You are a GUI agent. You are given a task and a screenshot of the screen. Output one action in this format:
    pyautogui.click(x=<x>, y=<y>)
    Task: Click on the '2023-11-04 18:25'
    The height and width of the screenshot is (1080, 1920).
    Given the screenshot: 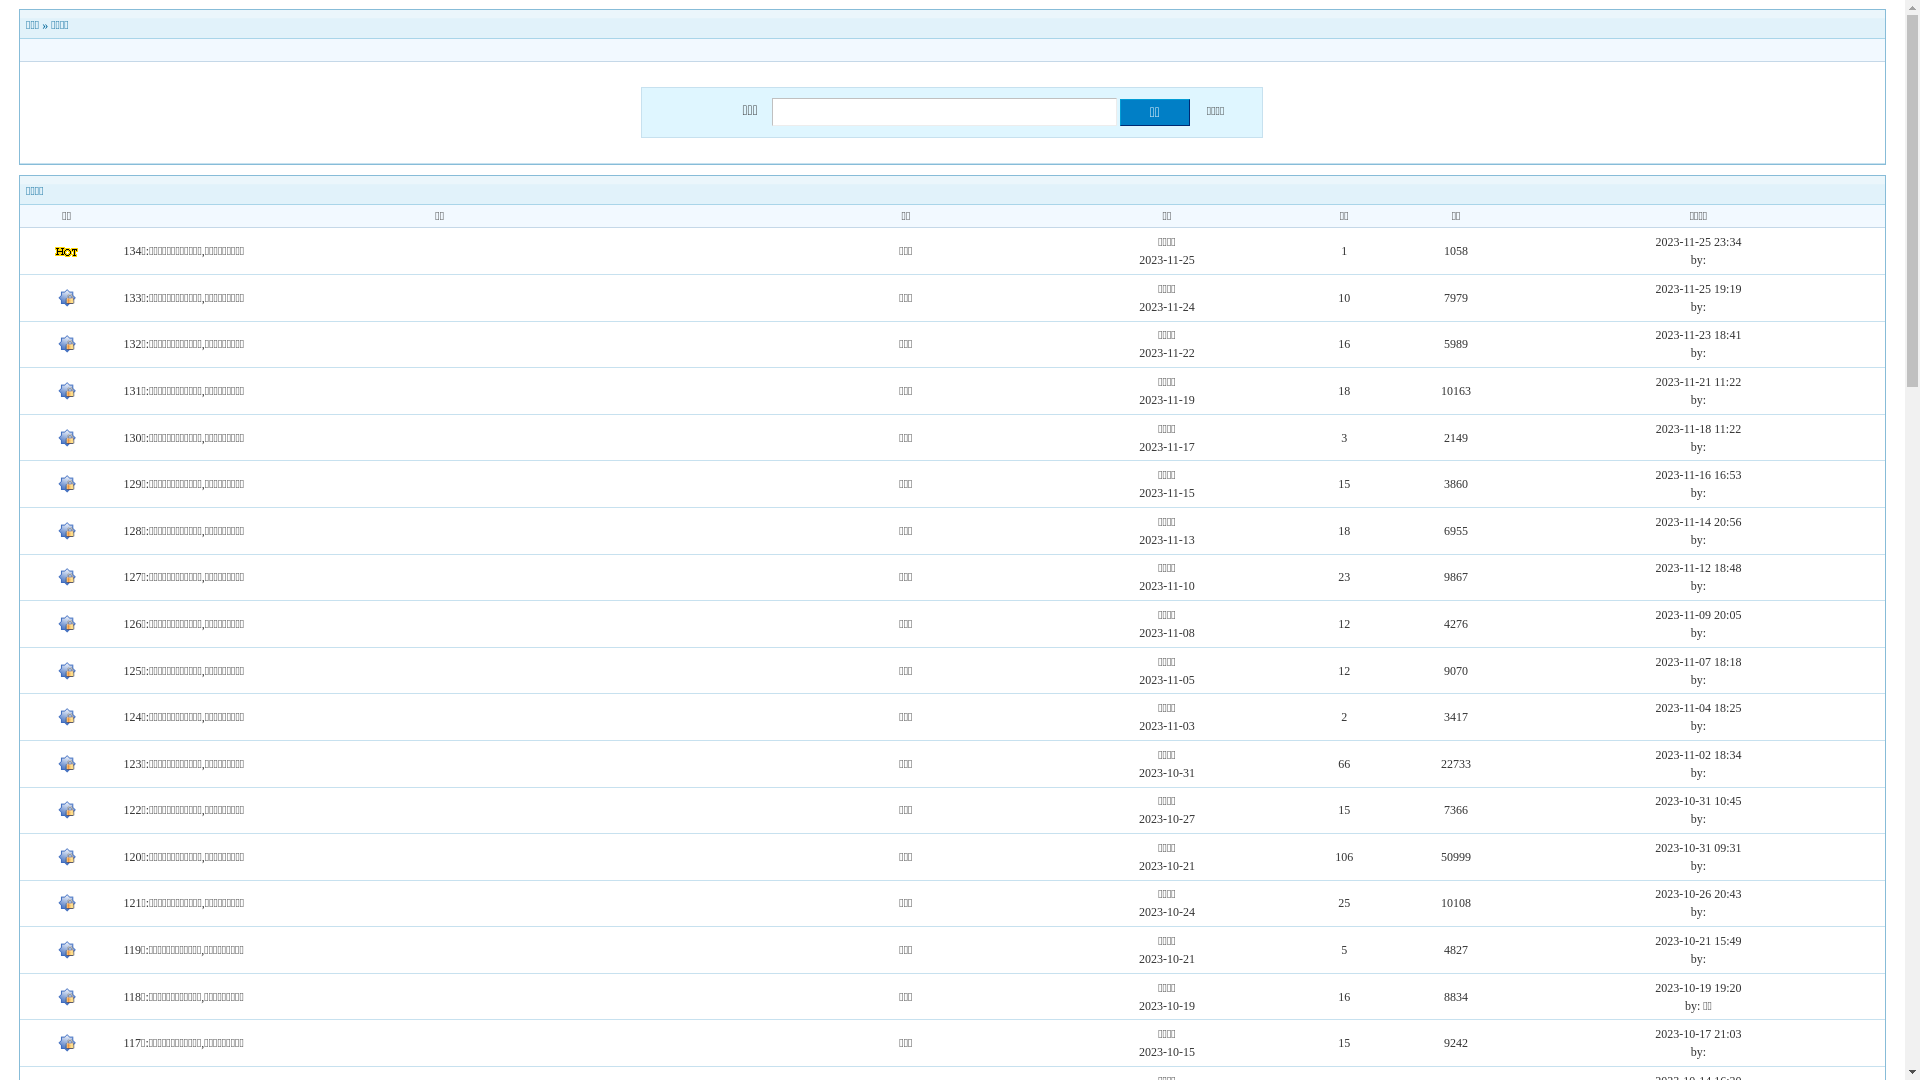 What is the action you would take?
    pyautogui.click(x=1698, y=707)
    